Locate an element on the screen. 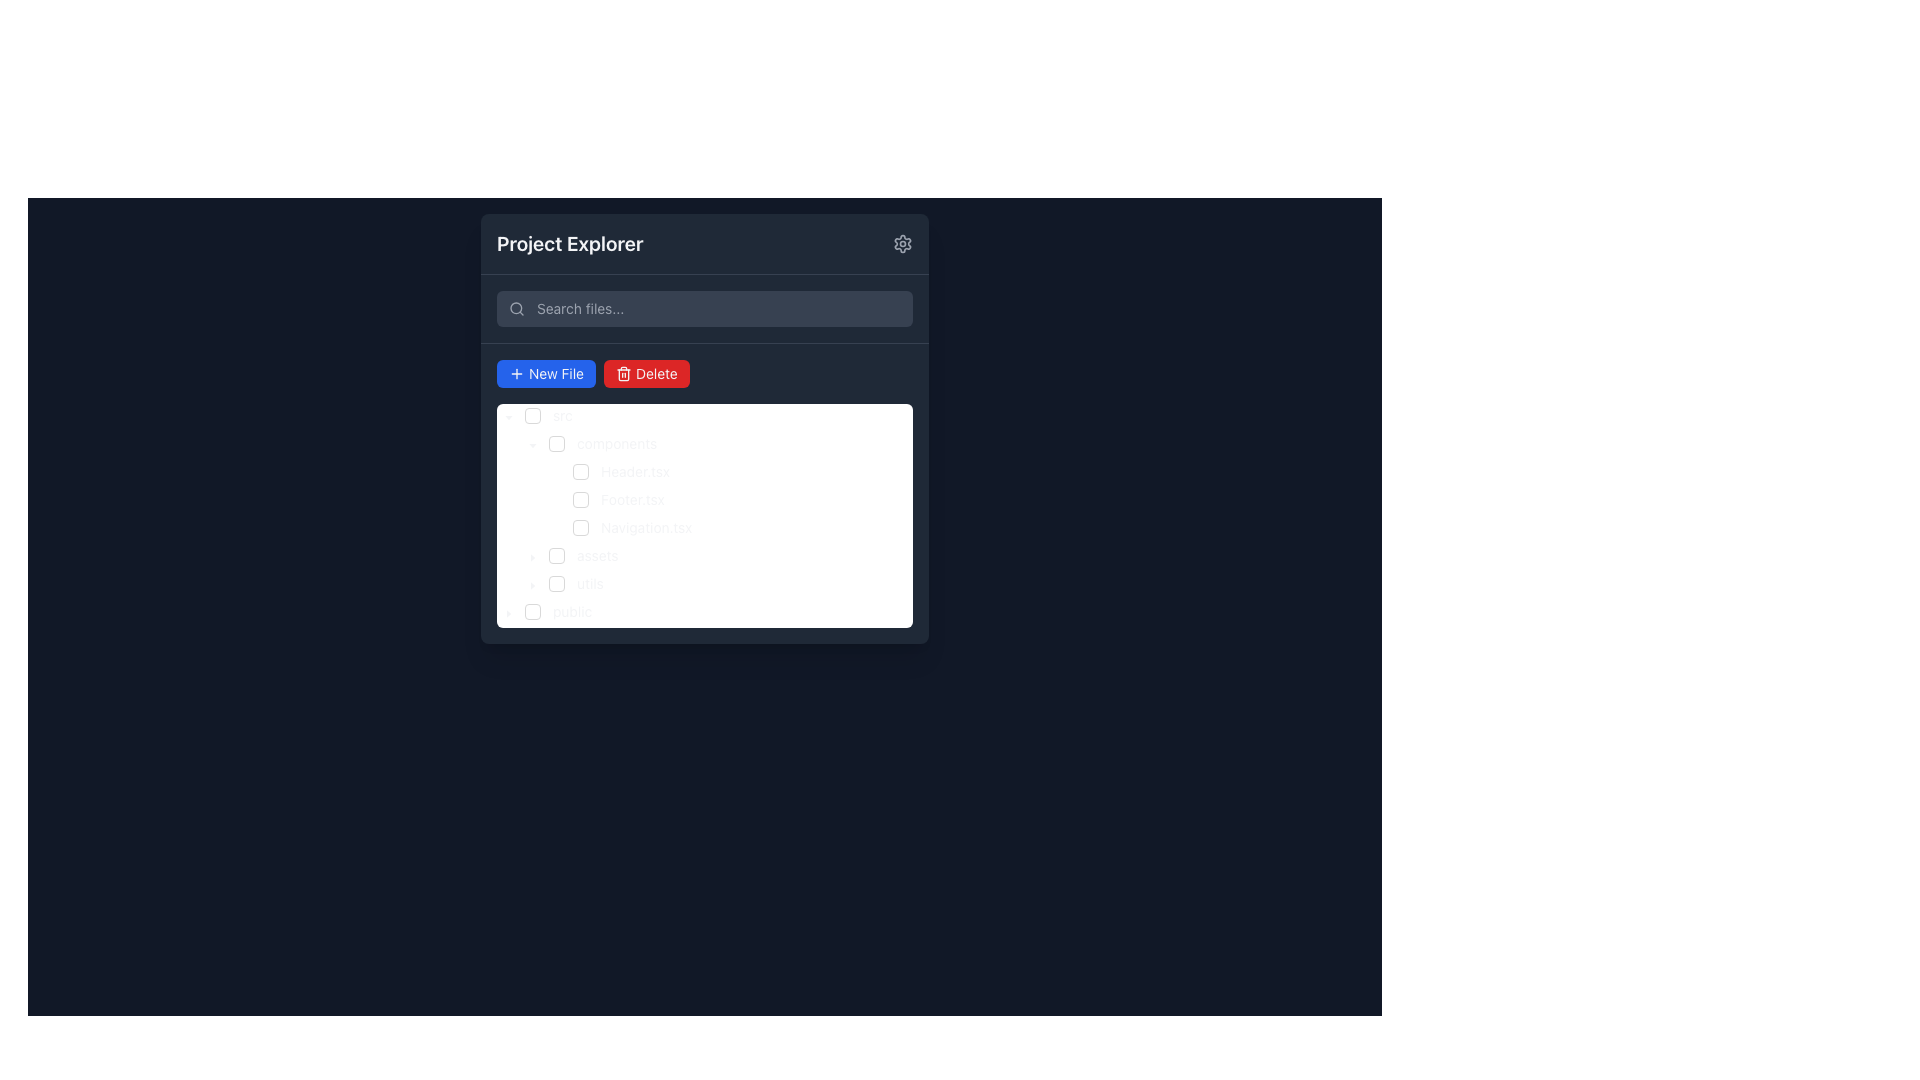 The height and width of the screenshot is (1080, 1920). the gear icon button located at the top-right corner of the 'Project Explorer' header is located at coordinates (901, 242).